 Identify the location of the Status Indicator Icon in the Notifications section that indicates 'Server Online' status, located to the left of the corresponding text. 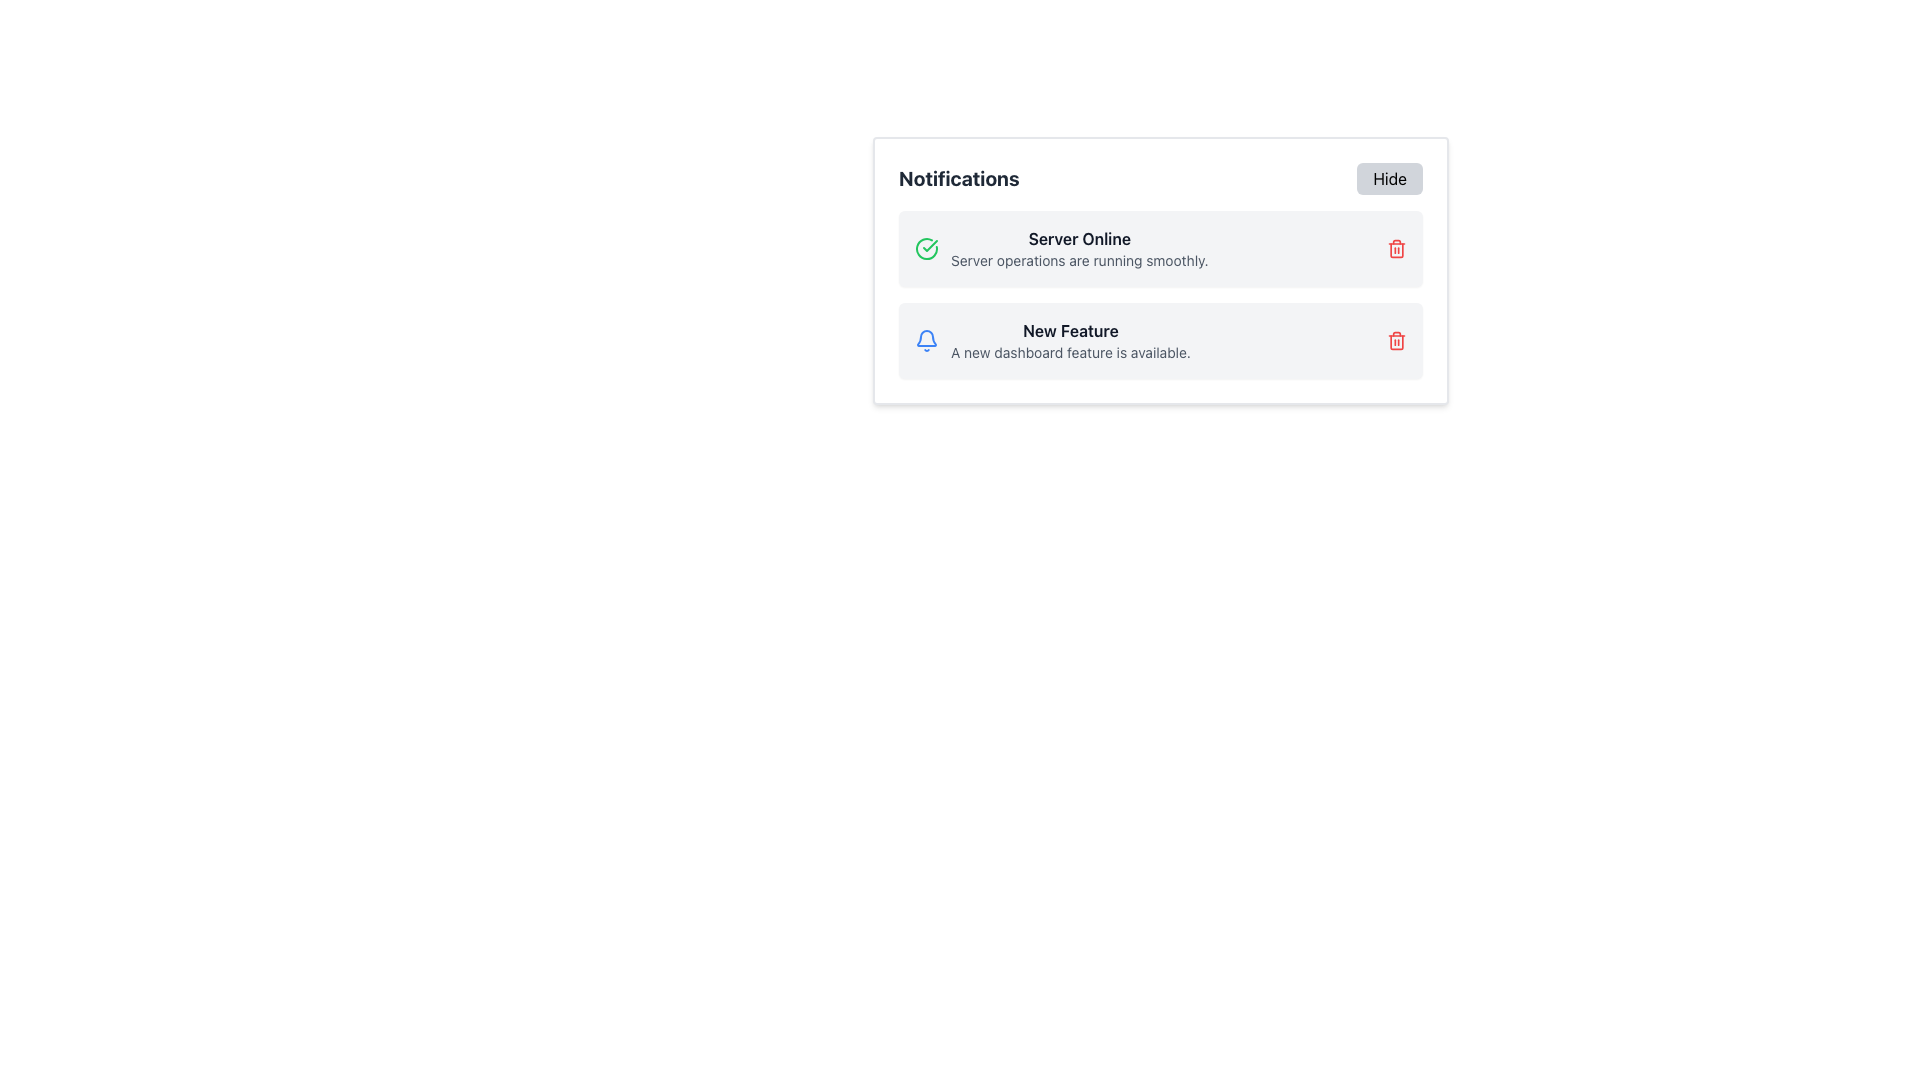
(925, 248).